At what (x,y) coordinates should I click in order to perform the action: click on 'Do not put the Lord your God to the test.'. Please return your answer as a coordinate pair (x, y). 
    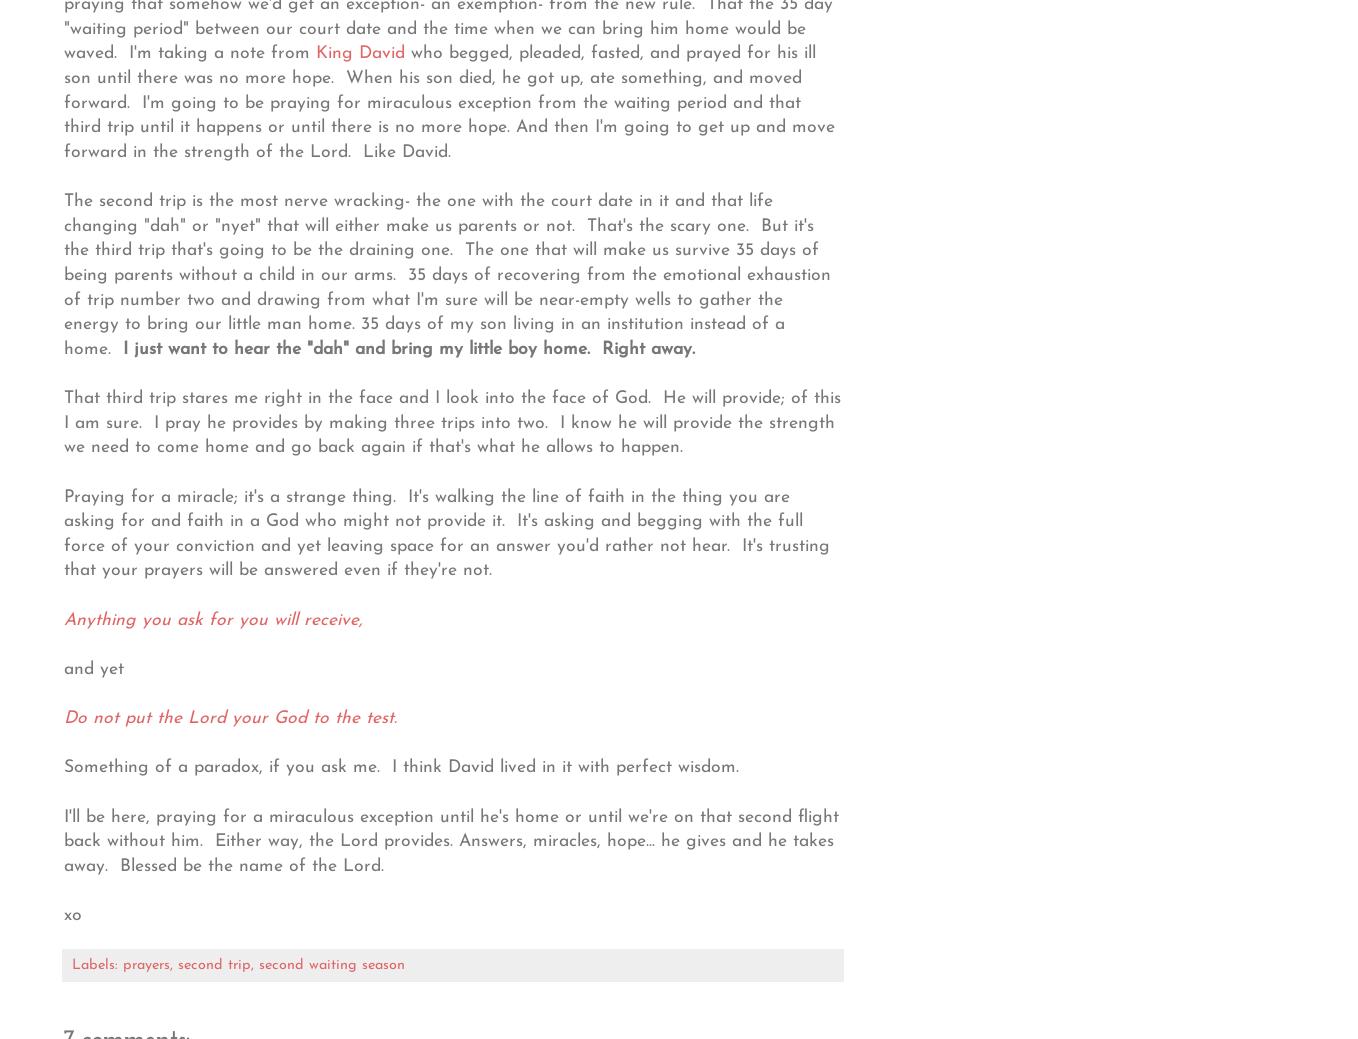
    Looking at the image, I should click on (229, 717).